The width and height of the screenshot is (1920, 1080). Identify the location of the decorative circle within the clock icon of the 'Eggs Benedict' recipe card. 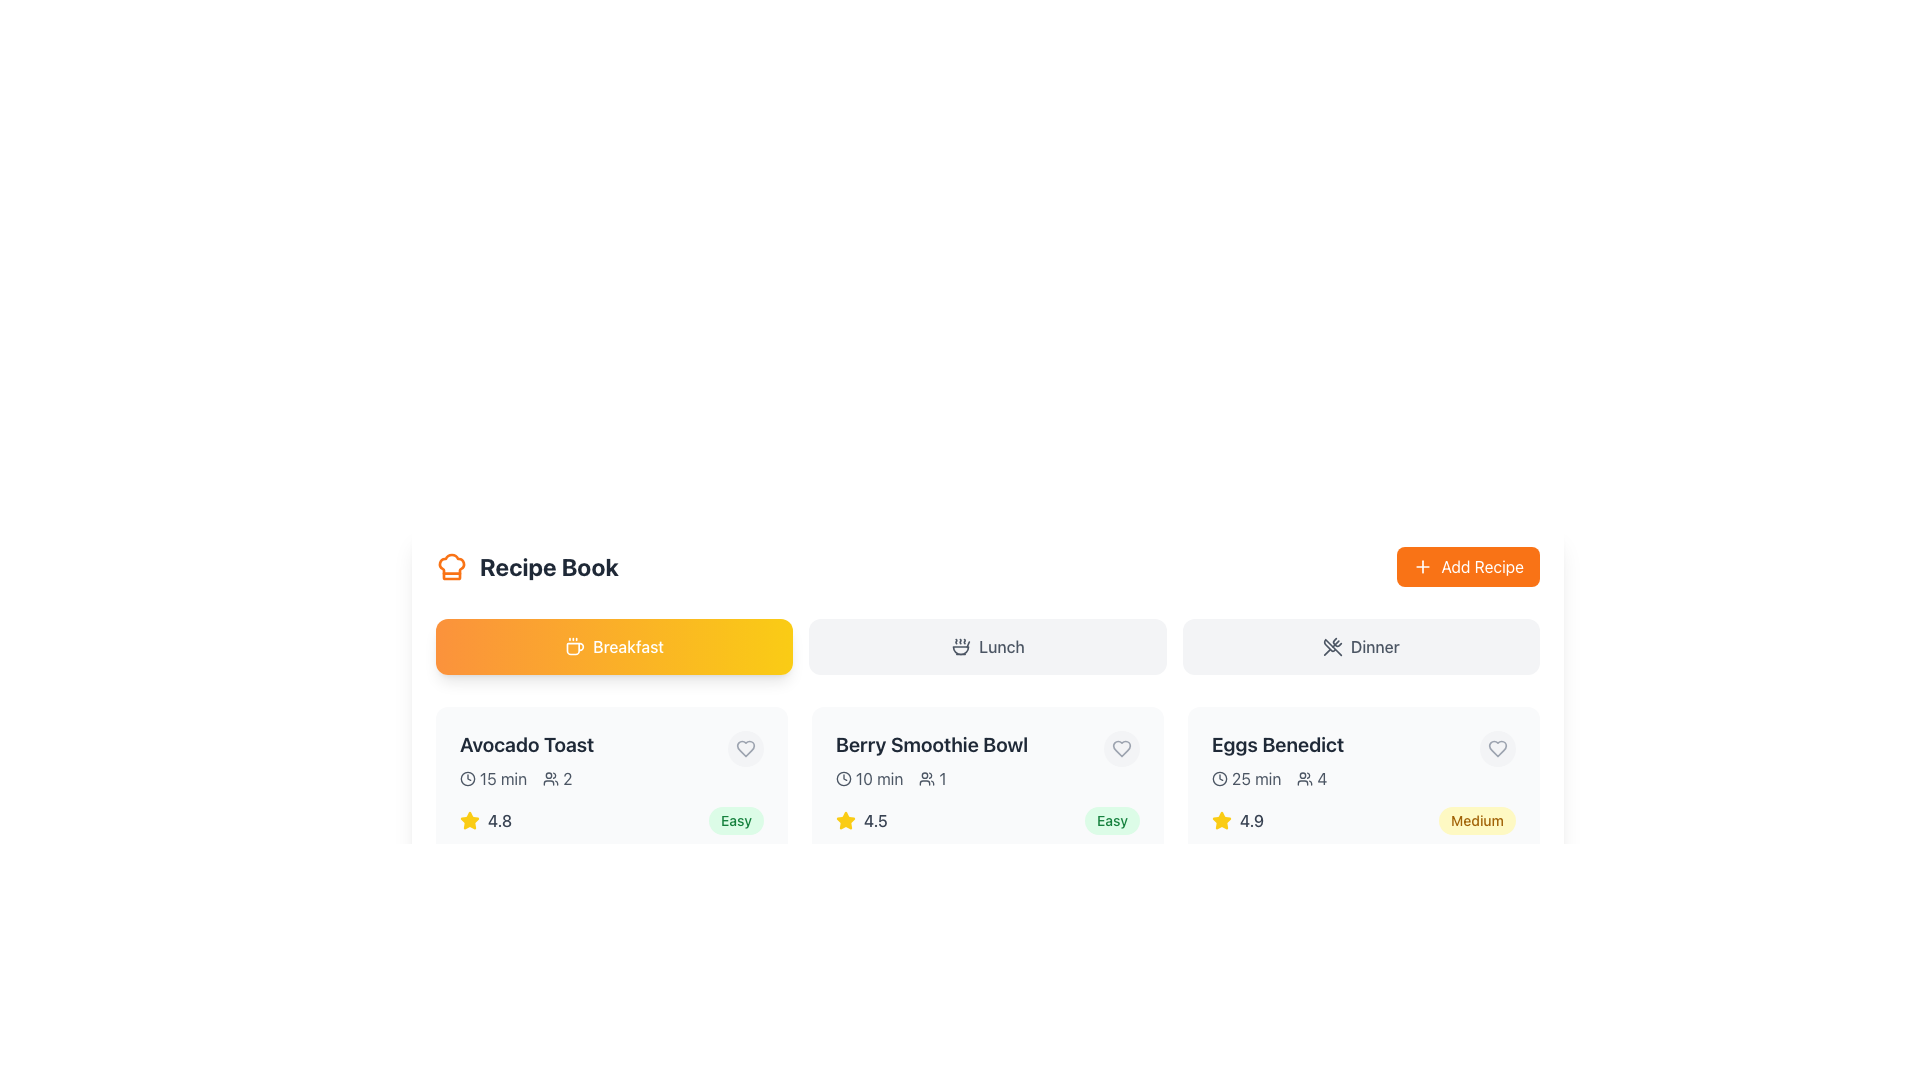
(1218, 778).